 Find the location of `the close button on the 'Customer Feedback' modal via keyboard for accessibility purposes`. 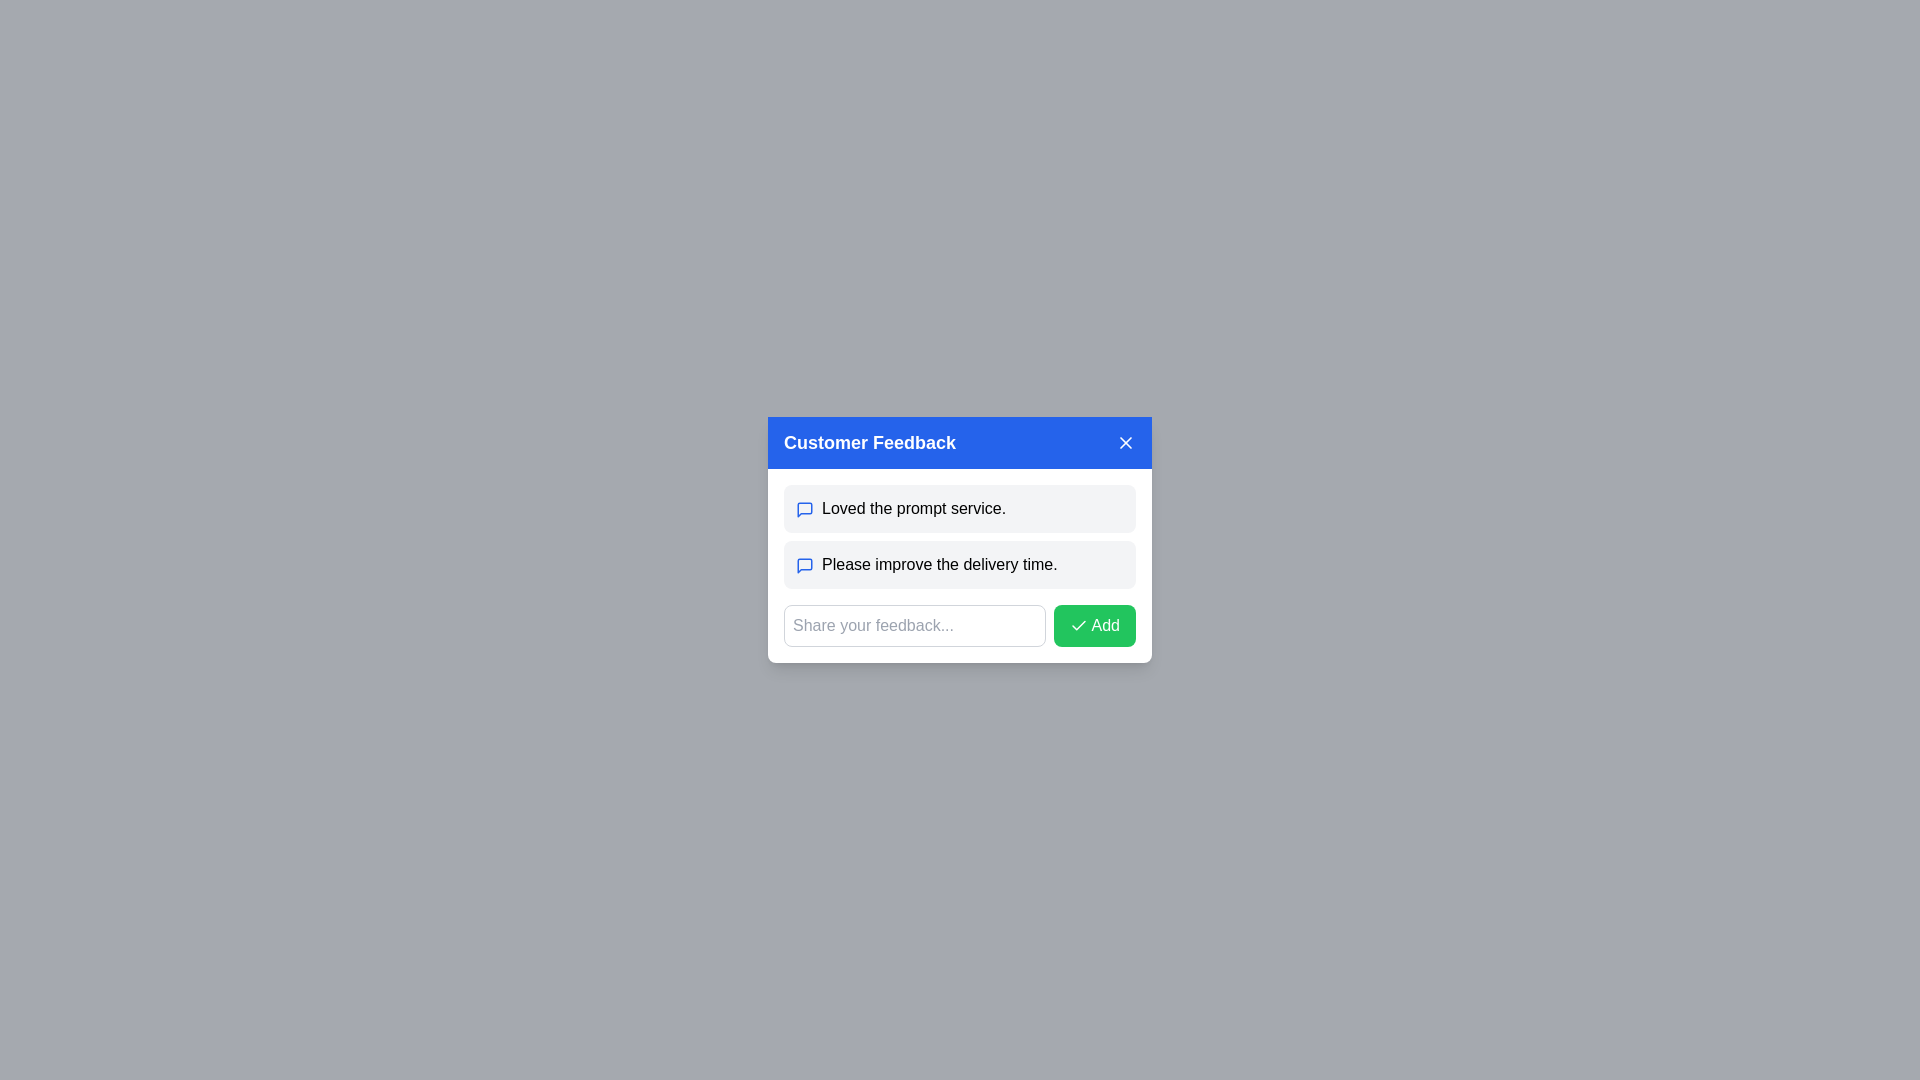

the close button on the 'Customer Feedback' modal via keyboard for accessibility purposes is located at coordinates (1126, 442).